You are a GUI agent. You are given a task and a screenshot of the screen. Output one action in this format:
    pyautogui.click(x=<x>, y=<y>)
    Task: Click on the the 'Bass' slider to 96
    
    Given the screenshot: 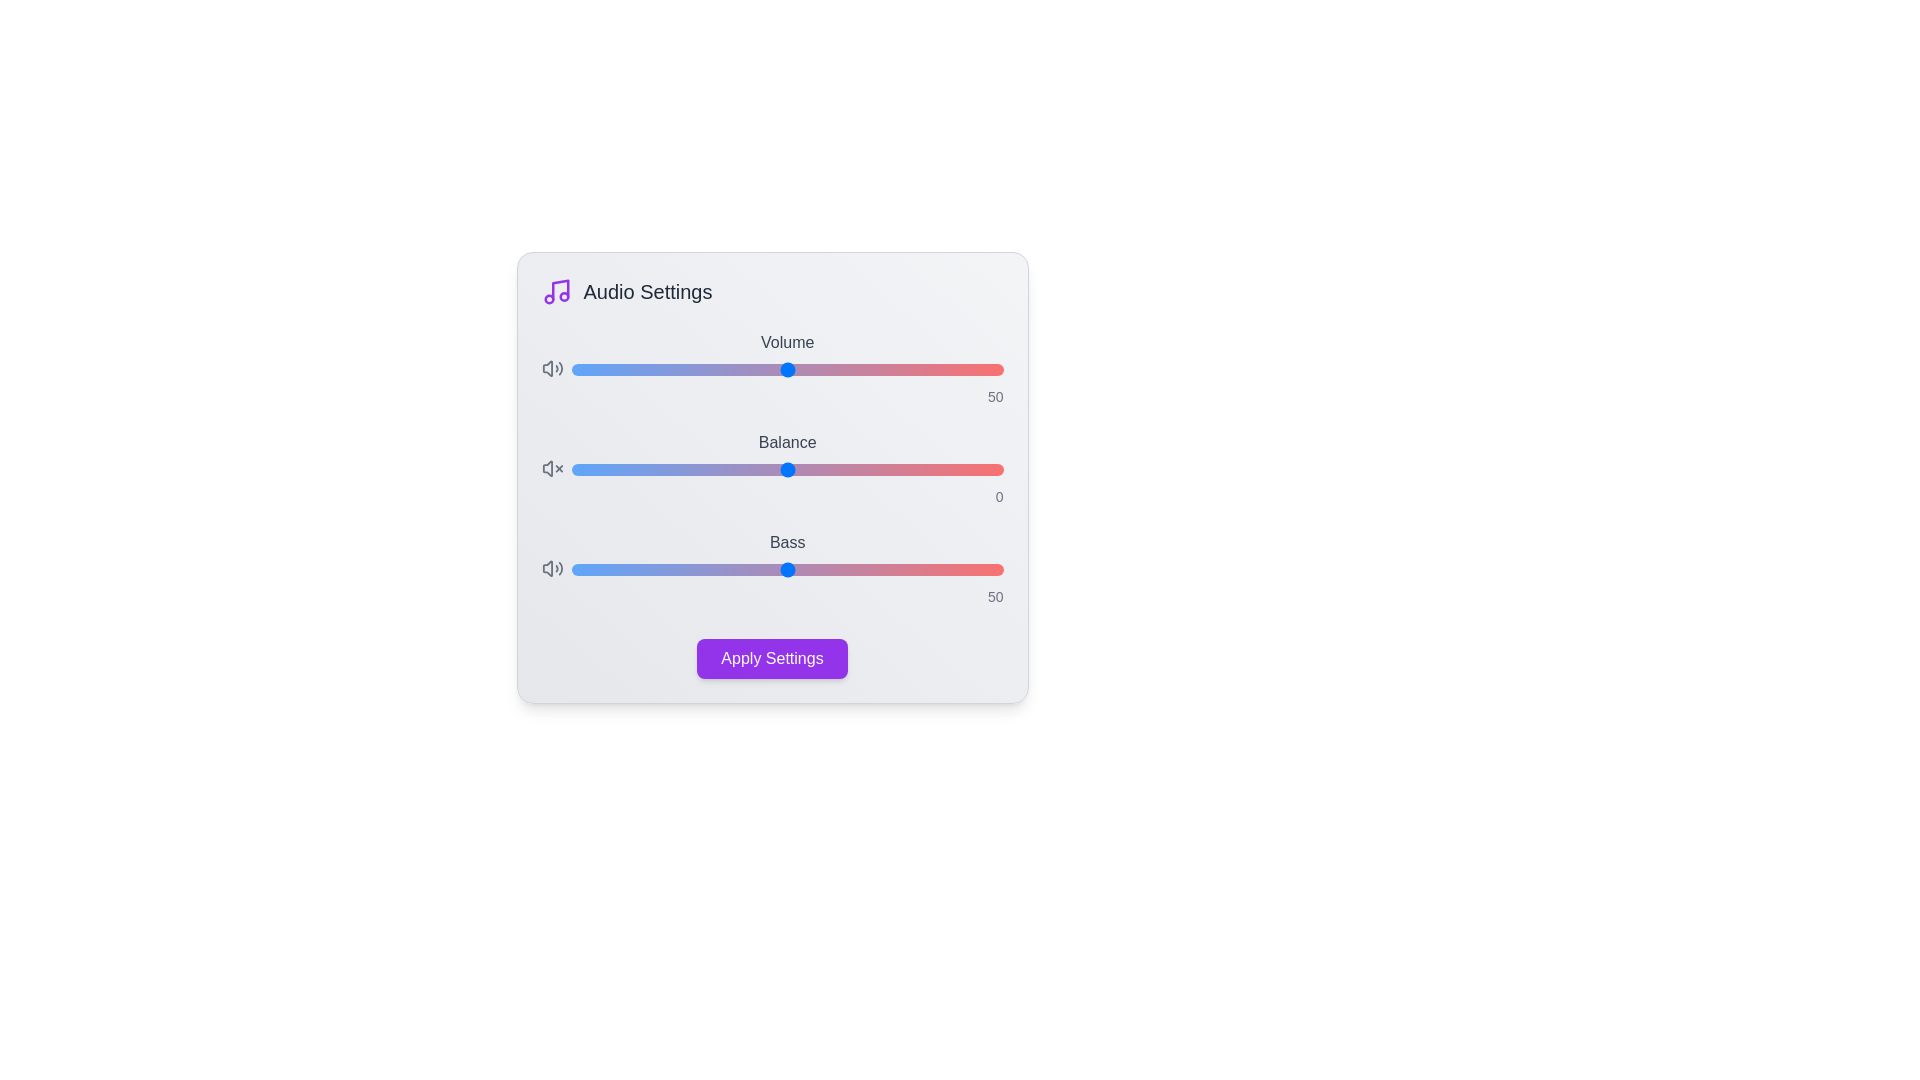 What is the action you would take?
    pyautogui.click(x=986, y=570)
    